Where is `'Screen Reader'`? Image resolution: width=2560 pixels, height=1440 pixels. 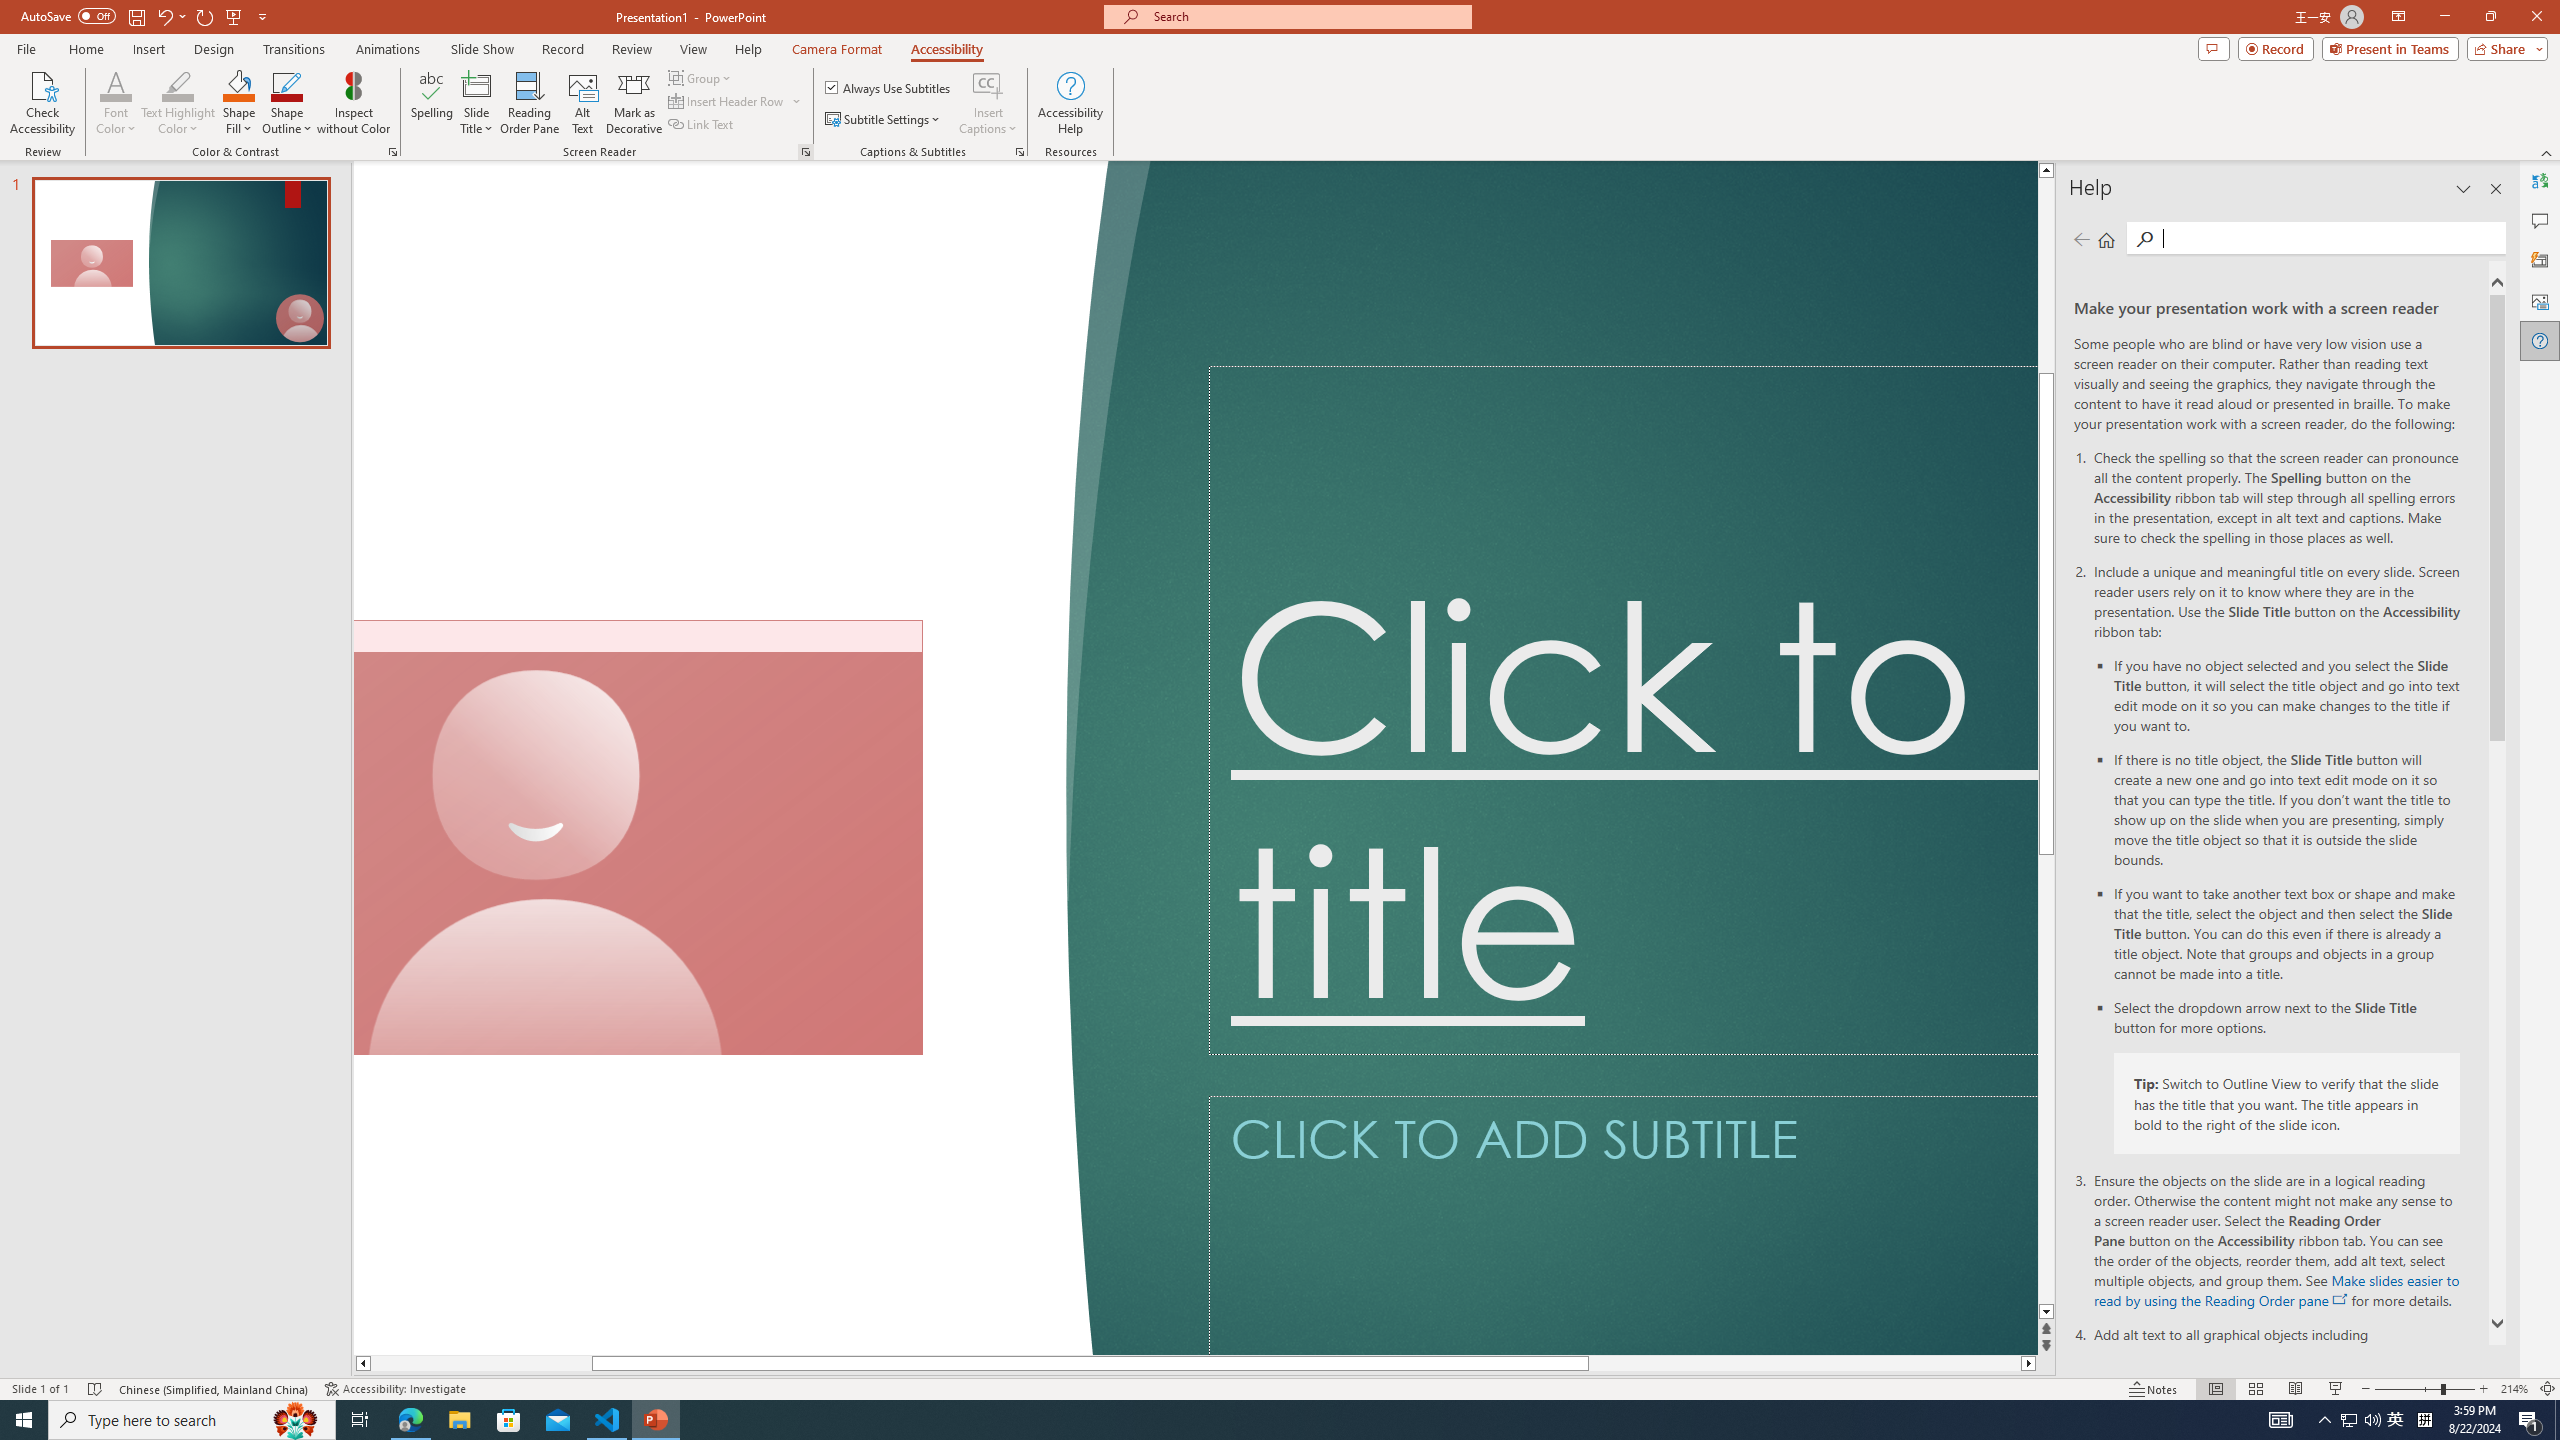
'Screen Reader' is located at coordinates (806, 150).